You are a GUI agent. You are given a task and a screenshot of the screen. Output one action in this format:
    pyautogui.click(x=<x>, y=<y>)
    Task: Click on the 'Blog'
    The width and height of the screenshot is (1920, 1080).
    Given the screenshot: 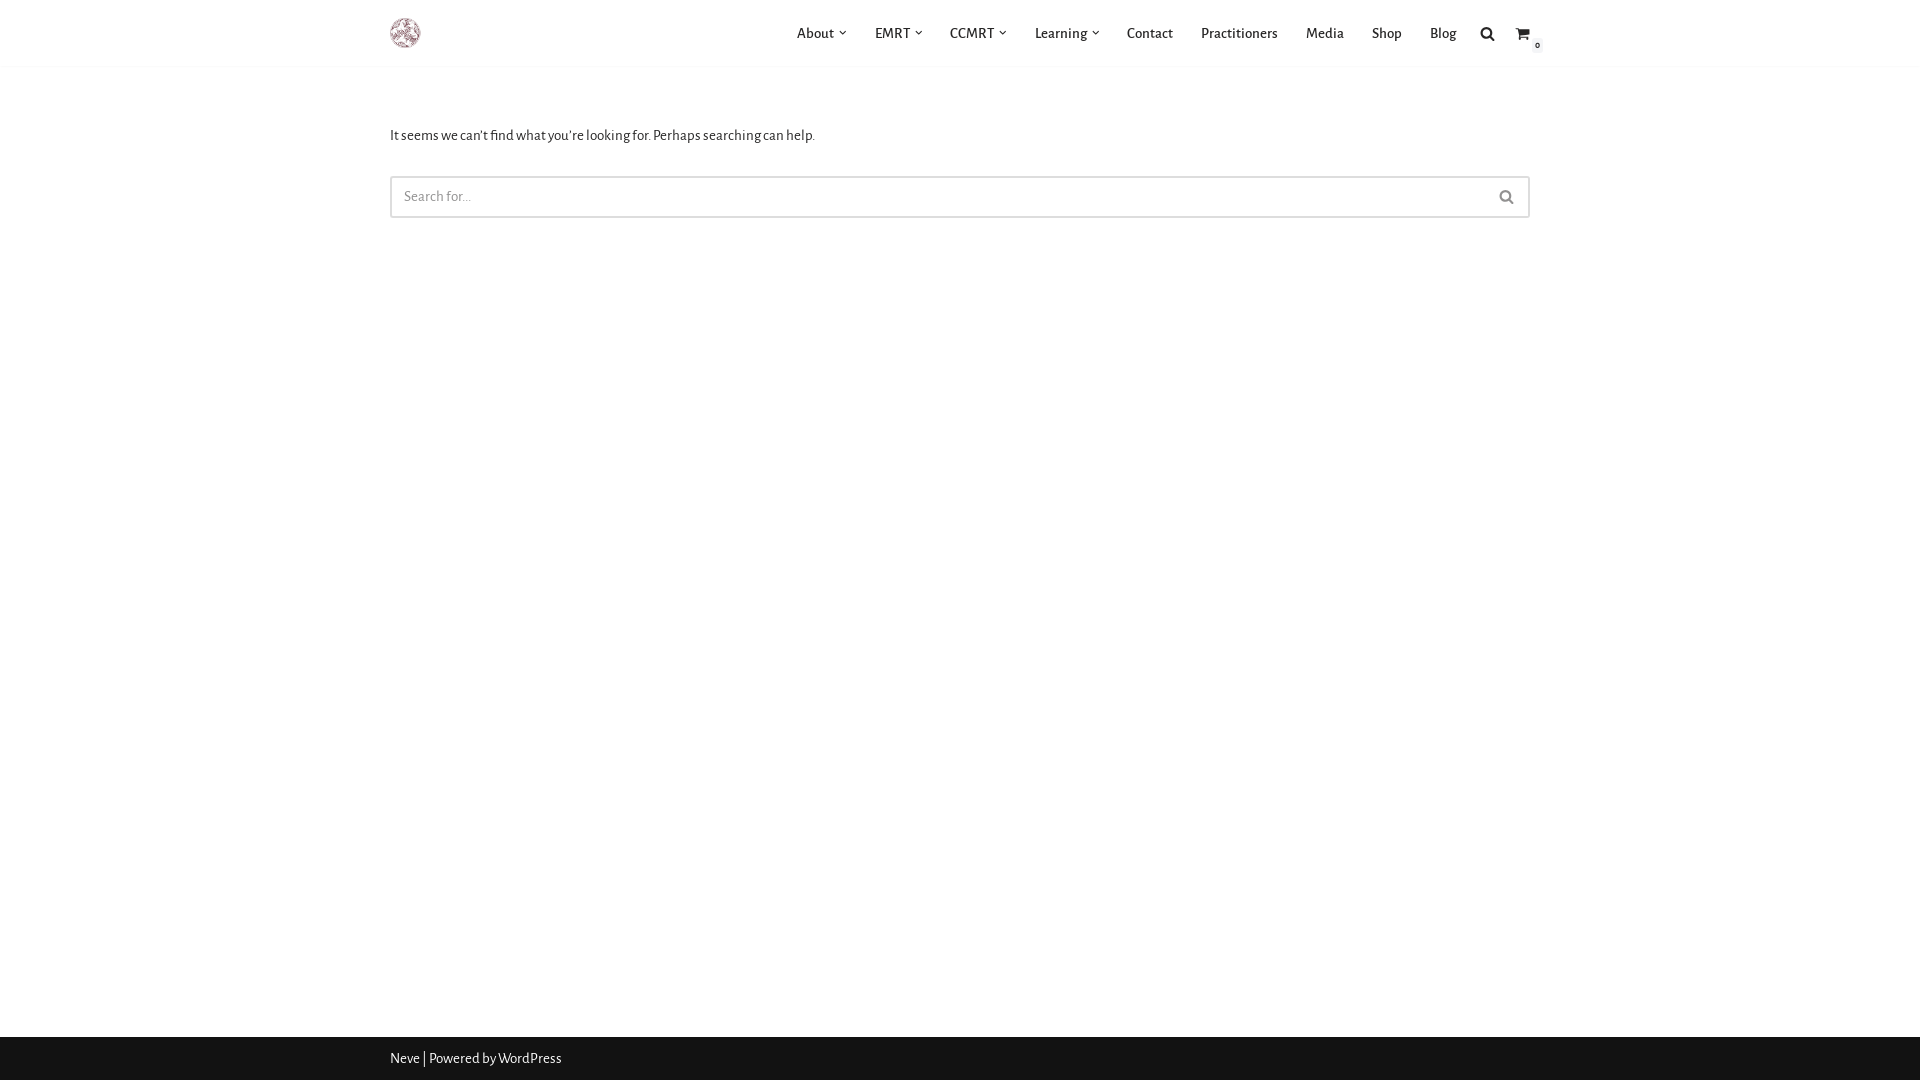 What is the action you would take?
    pyautogui.click(x=1443, y=32)
    